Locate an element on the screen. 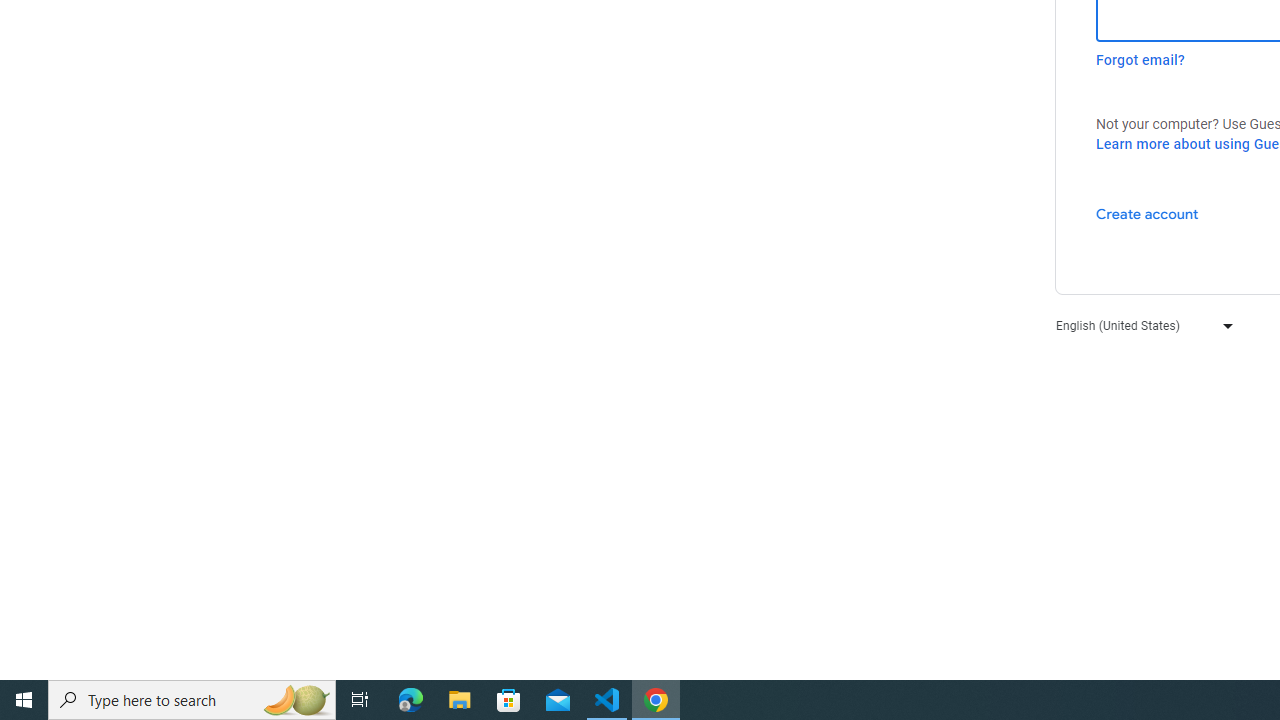  'Forgot email?' is located at coordinates (1140, 59).